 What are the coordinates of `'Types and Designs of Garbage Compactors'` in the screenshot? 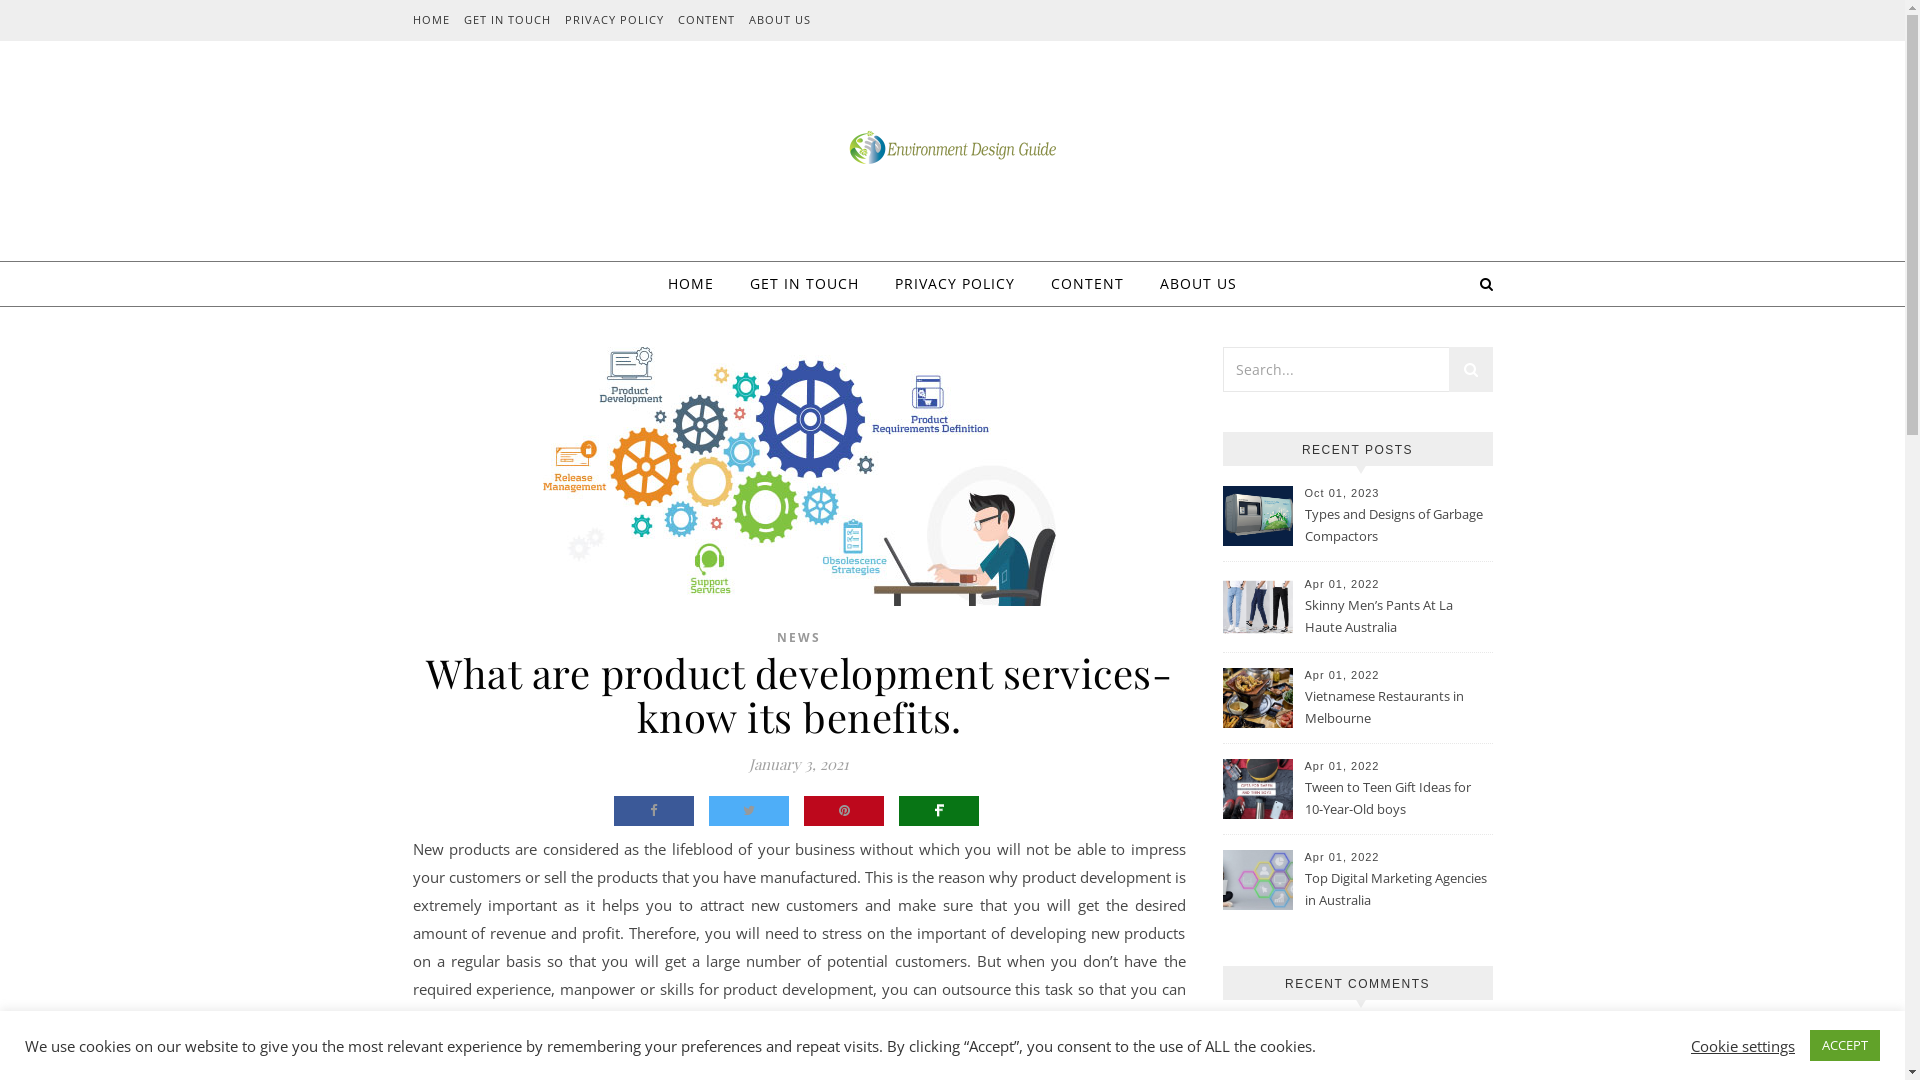 It's located at (1395, 524).